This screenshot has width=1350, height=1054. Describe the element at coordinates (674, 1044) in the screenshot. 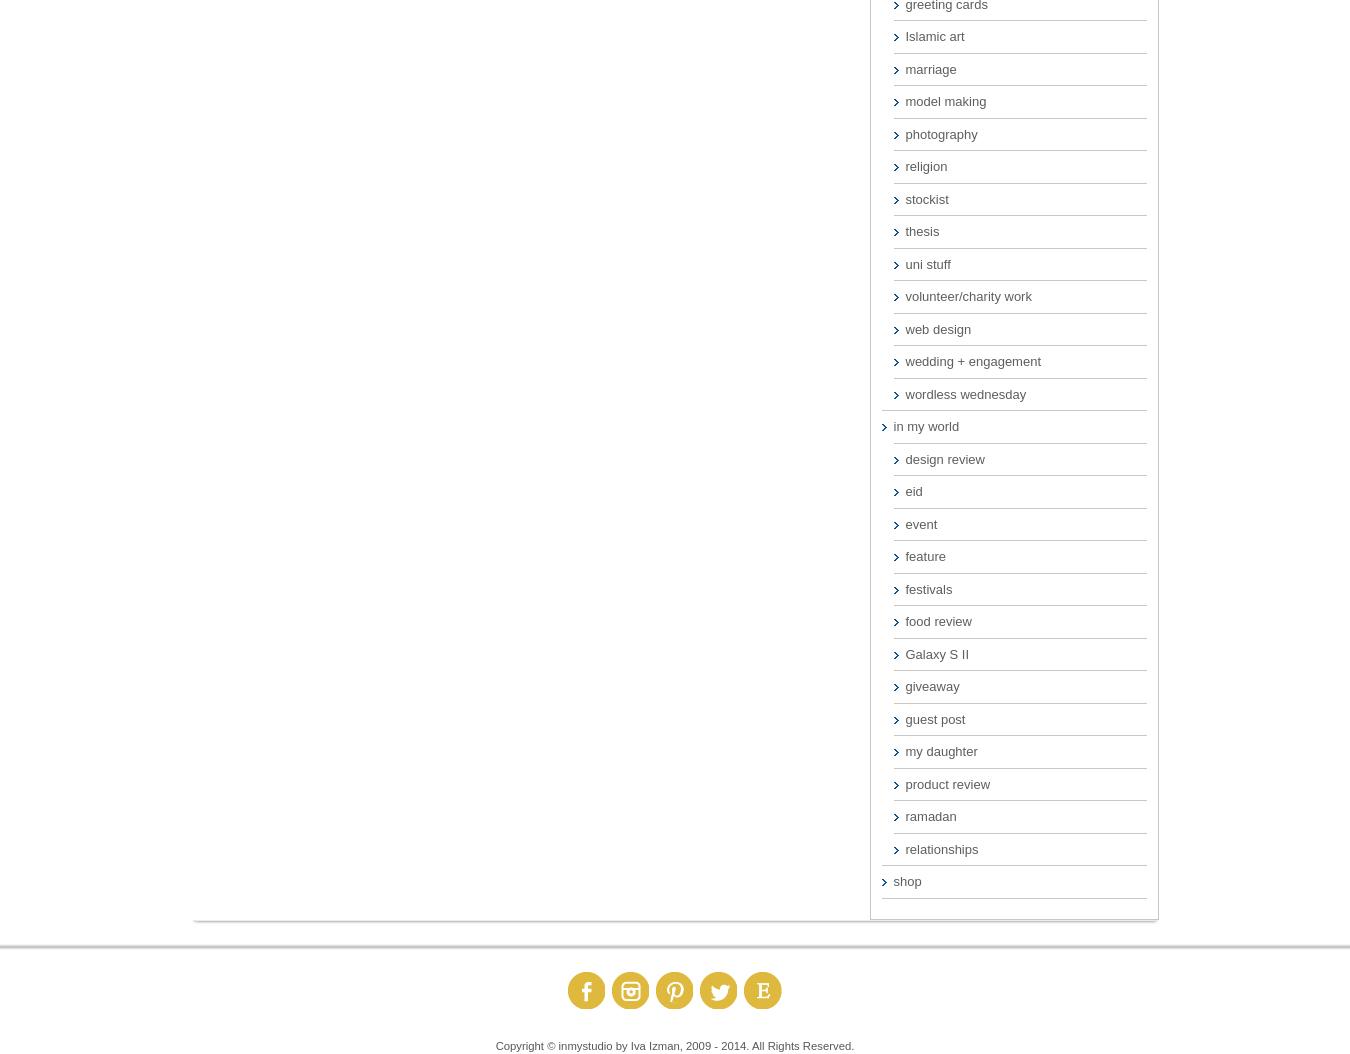

I see `'Copyright © inmystudio by Iva Izman, 2009 - 2014. All Rights Reserved.'` at that location.